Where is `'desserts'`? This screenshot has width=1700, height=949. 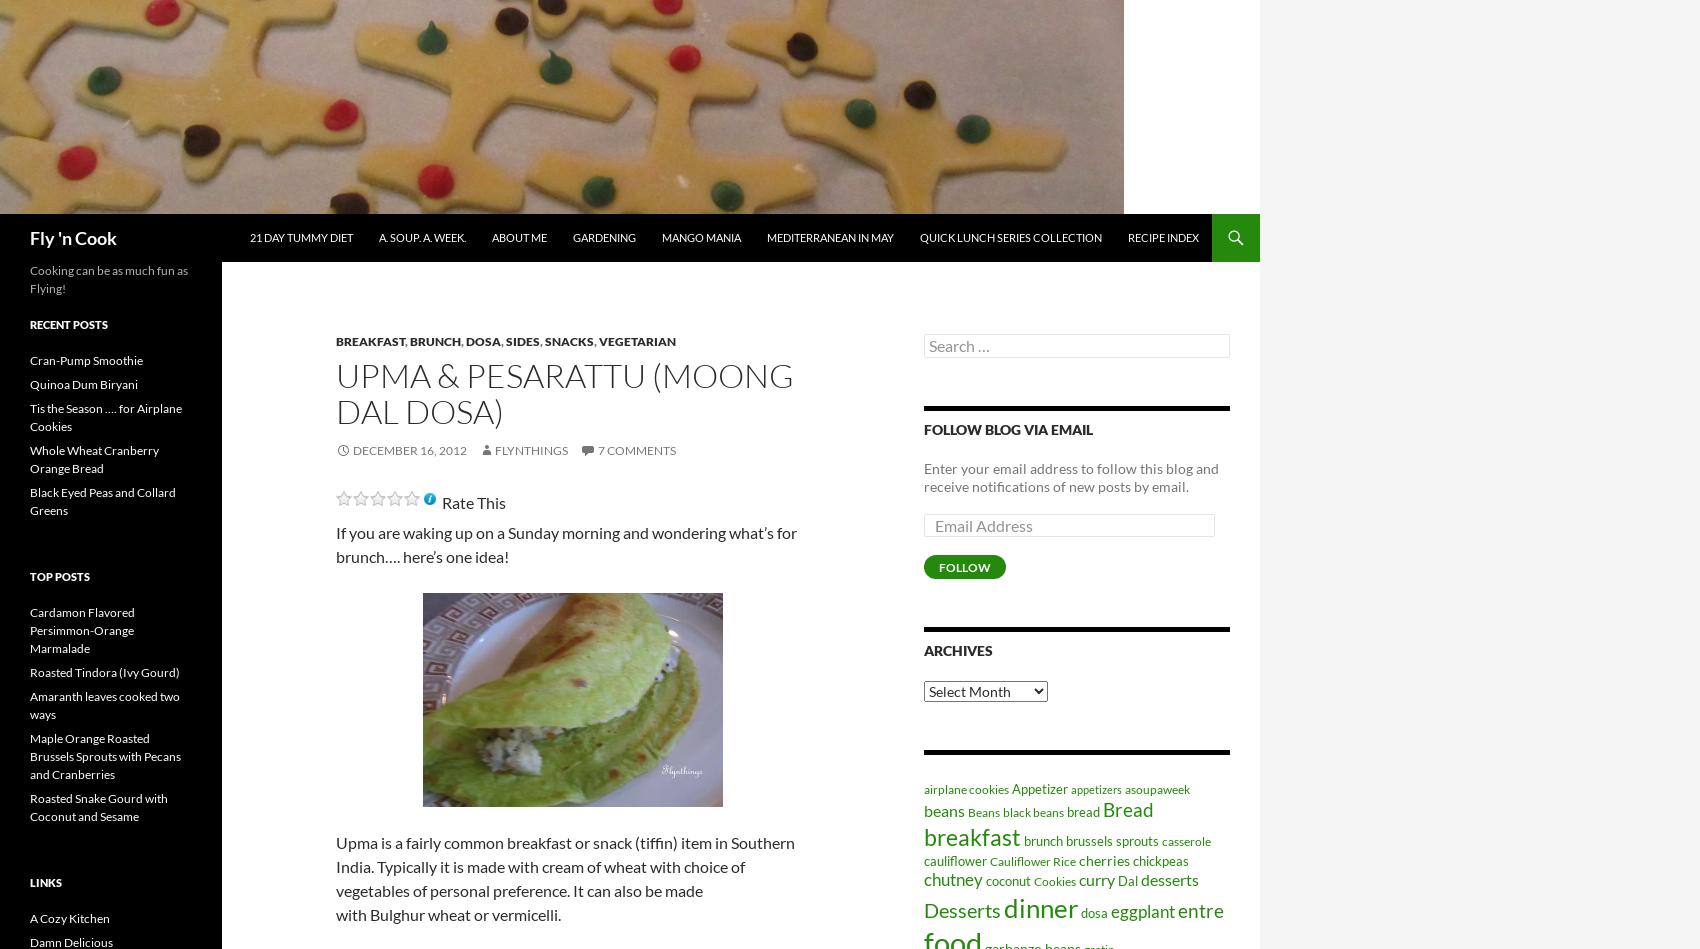 'desserts' is located at coordinates (1169, 879).